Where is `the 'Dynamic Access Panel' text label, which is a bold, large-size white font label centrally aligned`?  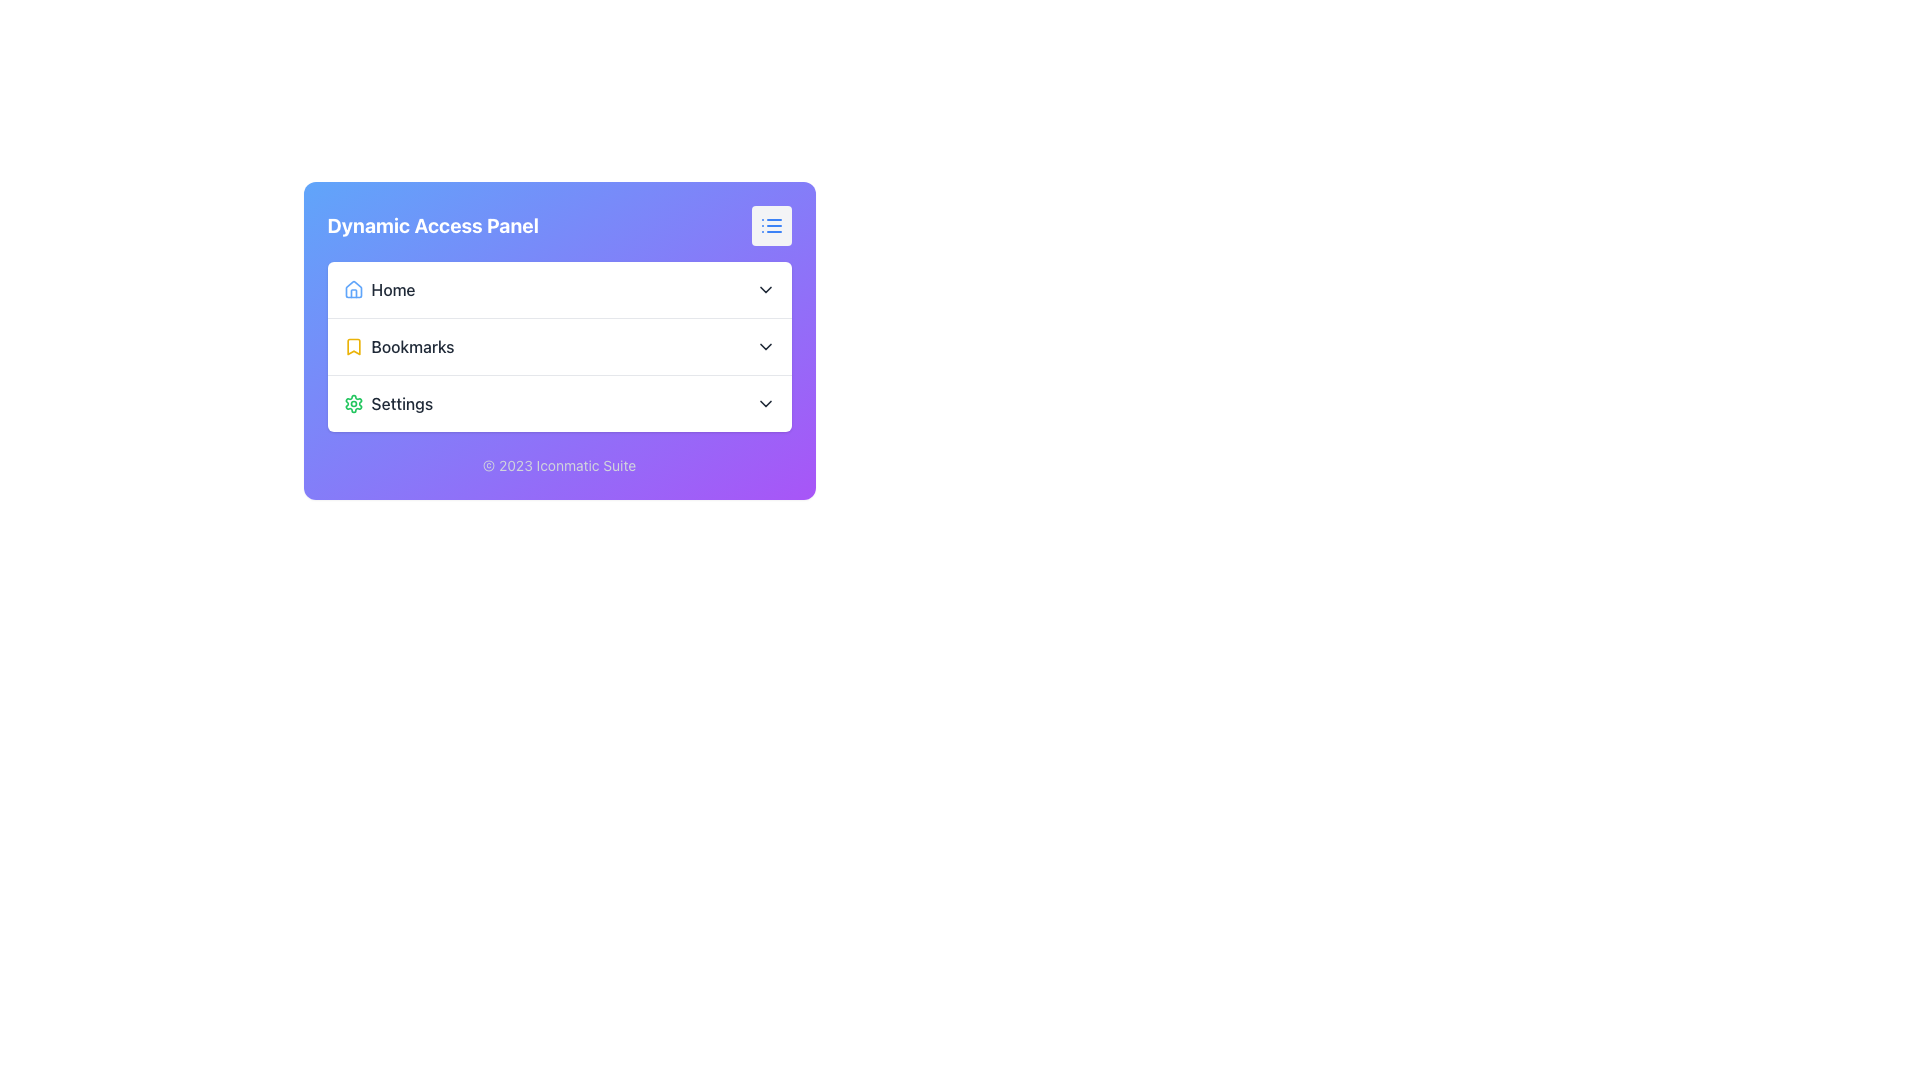
the 'Dynamic Access Panel' text label, which is a bold, large-size white font label centrally aligned is located at coordinates (432, 225).